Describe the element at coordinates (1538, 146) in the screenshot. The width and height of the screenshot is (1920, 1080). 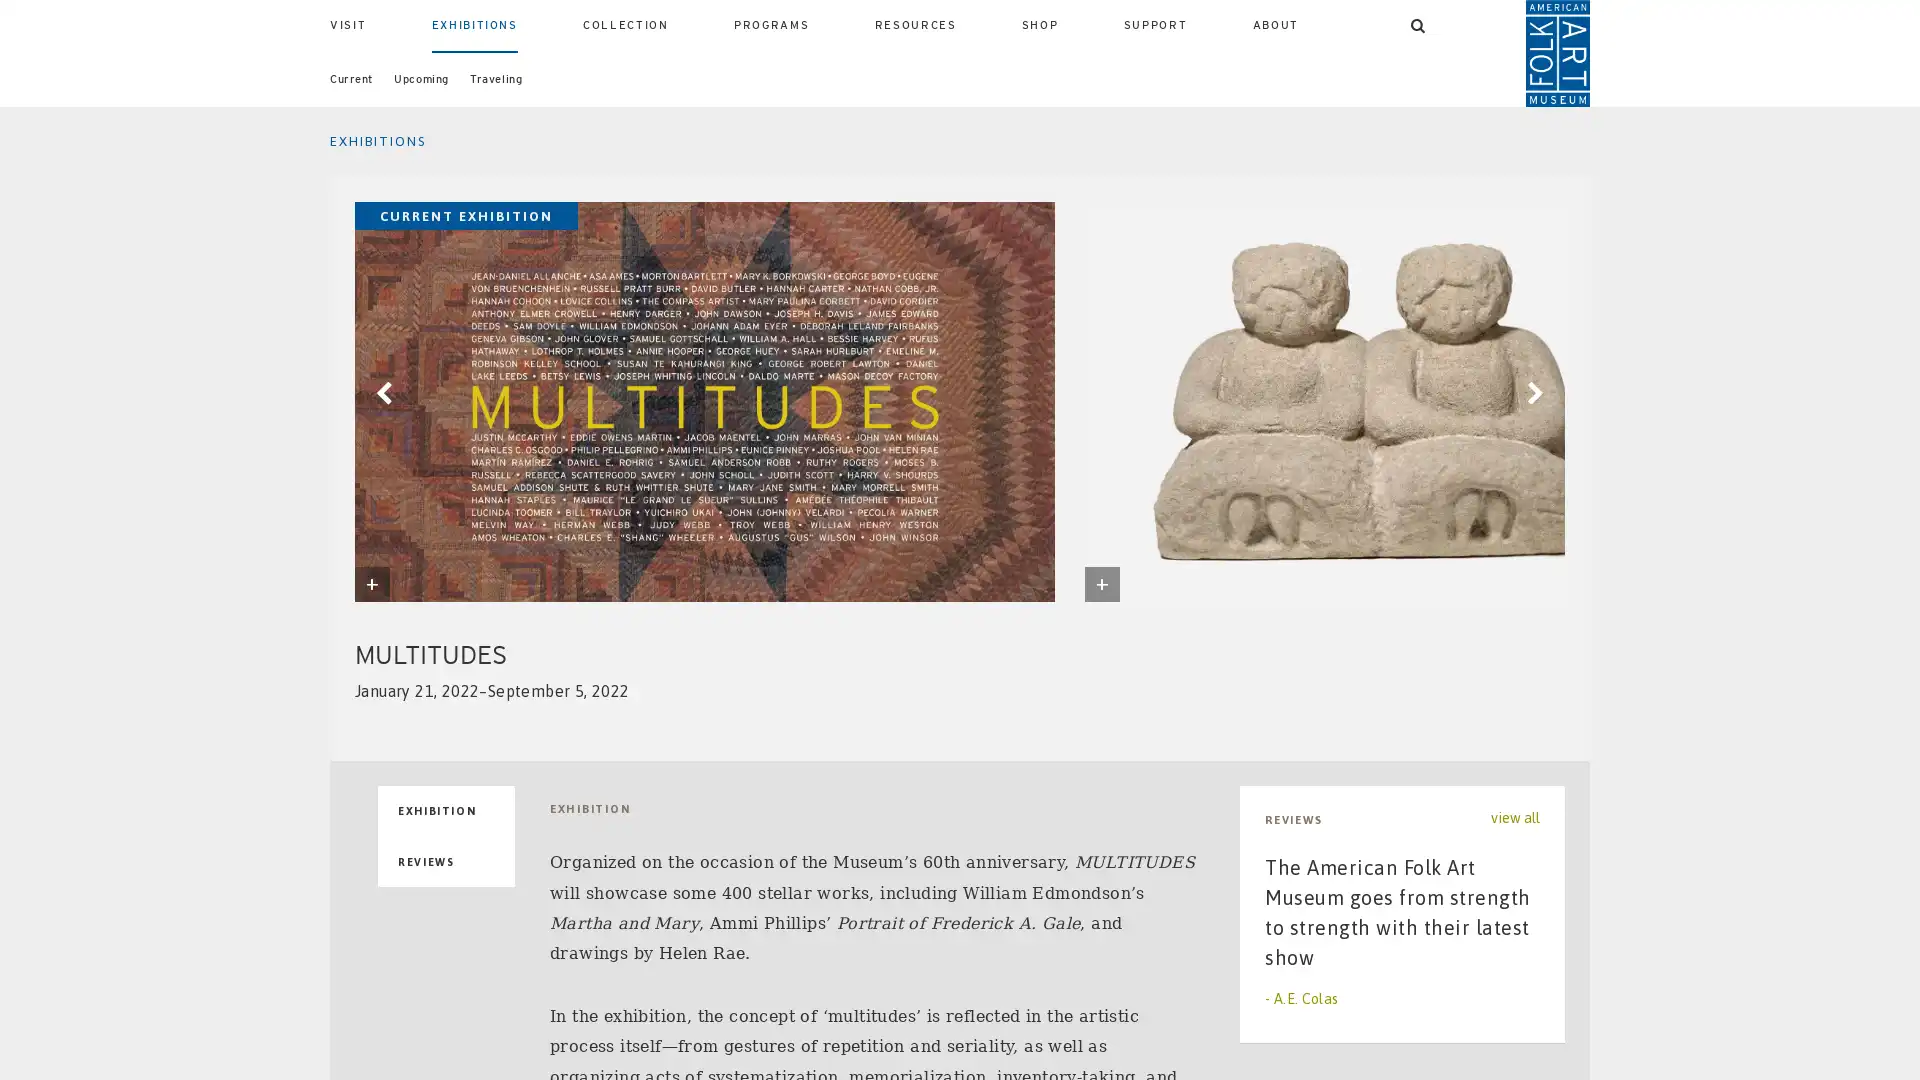
I see `SEARCH` at that location.